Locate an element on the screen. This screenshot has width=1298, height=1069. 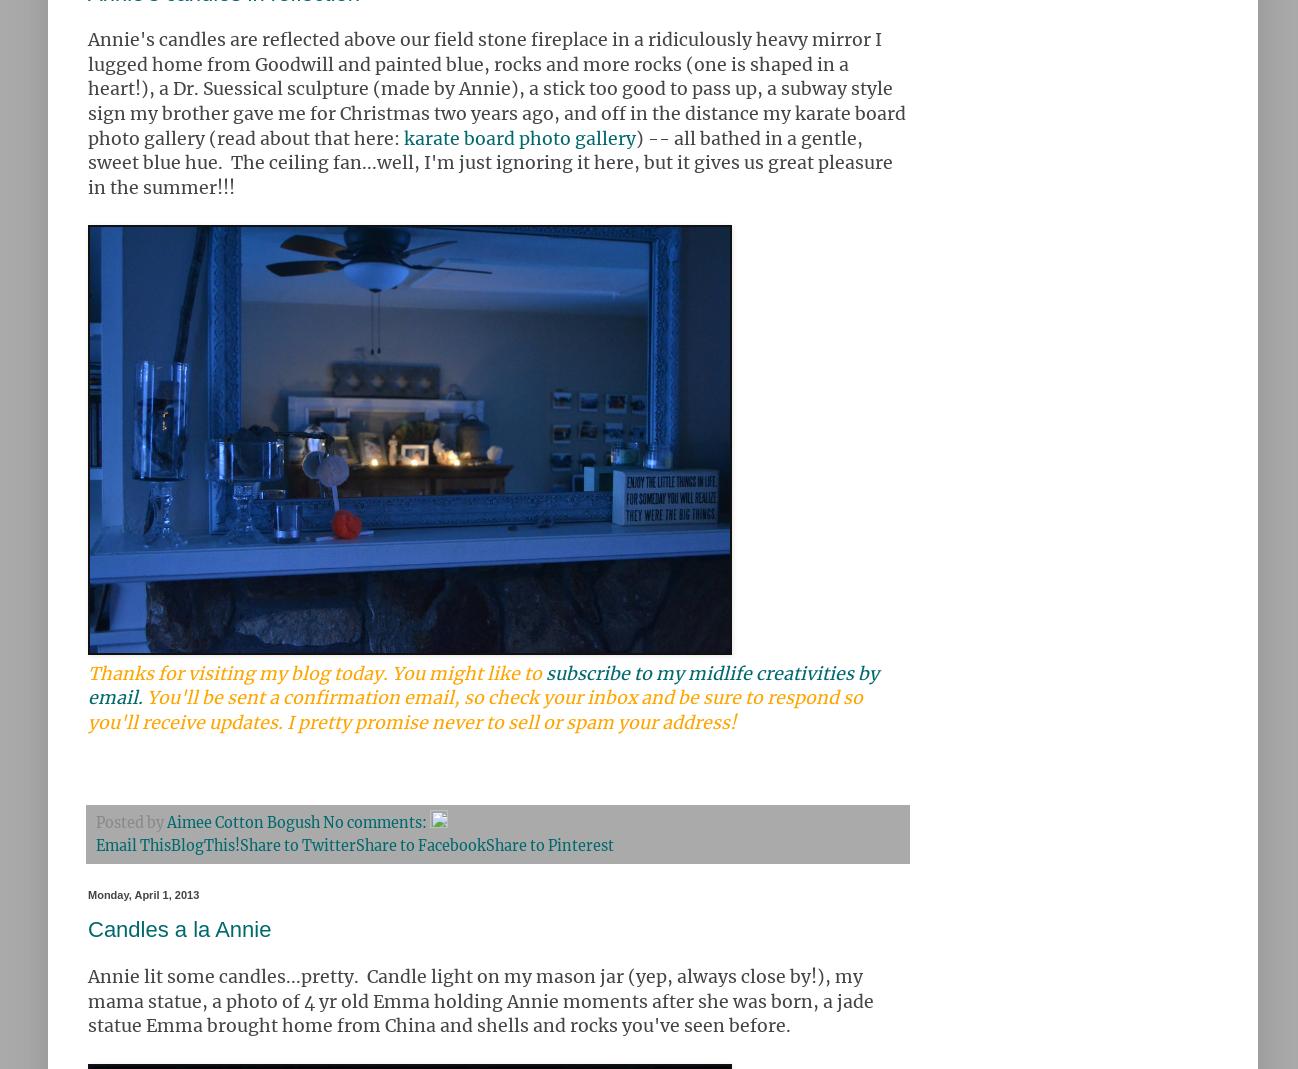
'Annie lit some candles...pretty.  Candle light on my mason jar (yep, always close by!), my mama statue, a photo of 4 yr old Emma holding Annie moments after she was born, a jade statue Emma brought home from China and shells and rocks you've seen before.' is located at coordinates (88, 1001).